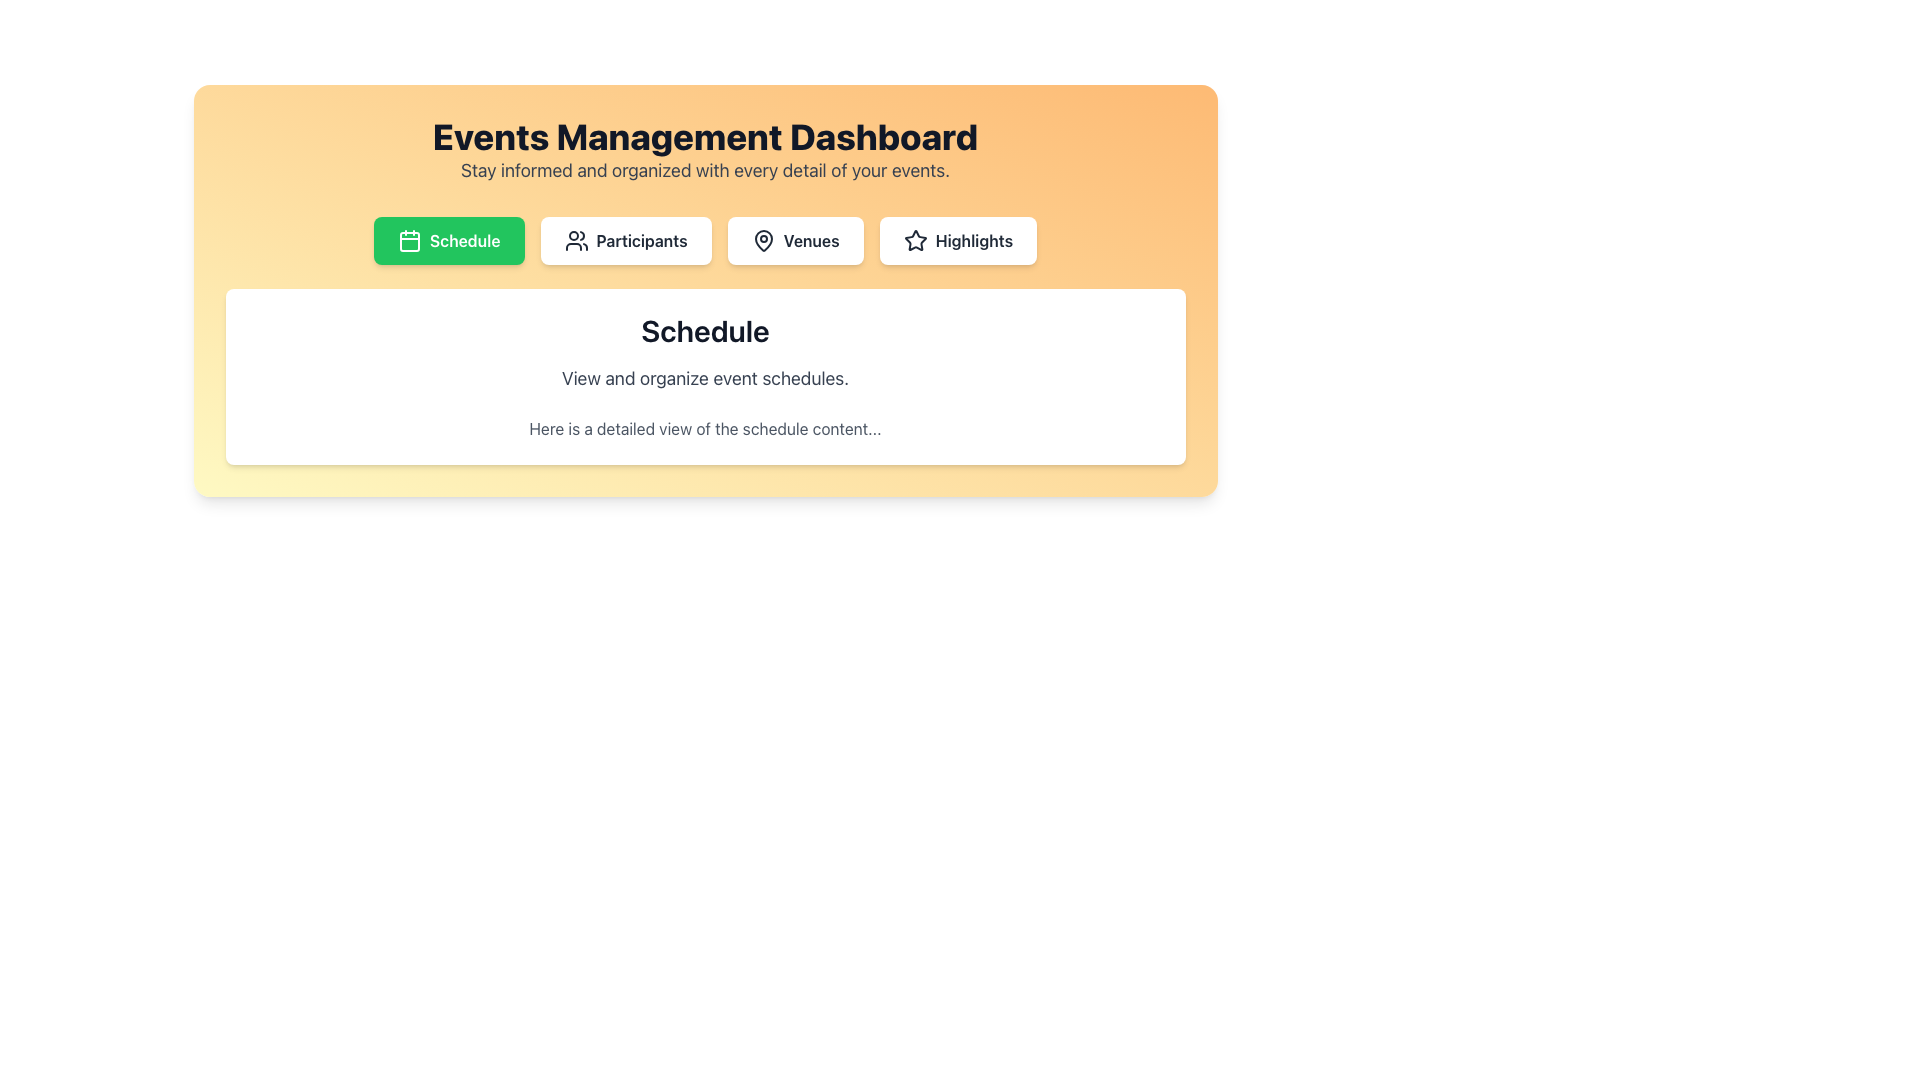 This screenshot has width=1920, height=1080. I want to click on the decorative SVG element that is part of the calendar icon within the 'Schedule' button, located on the leftmost side of the row of buttons under the 'Events Management Dashboard' heading, so click(408, 241).